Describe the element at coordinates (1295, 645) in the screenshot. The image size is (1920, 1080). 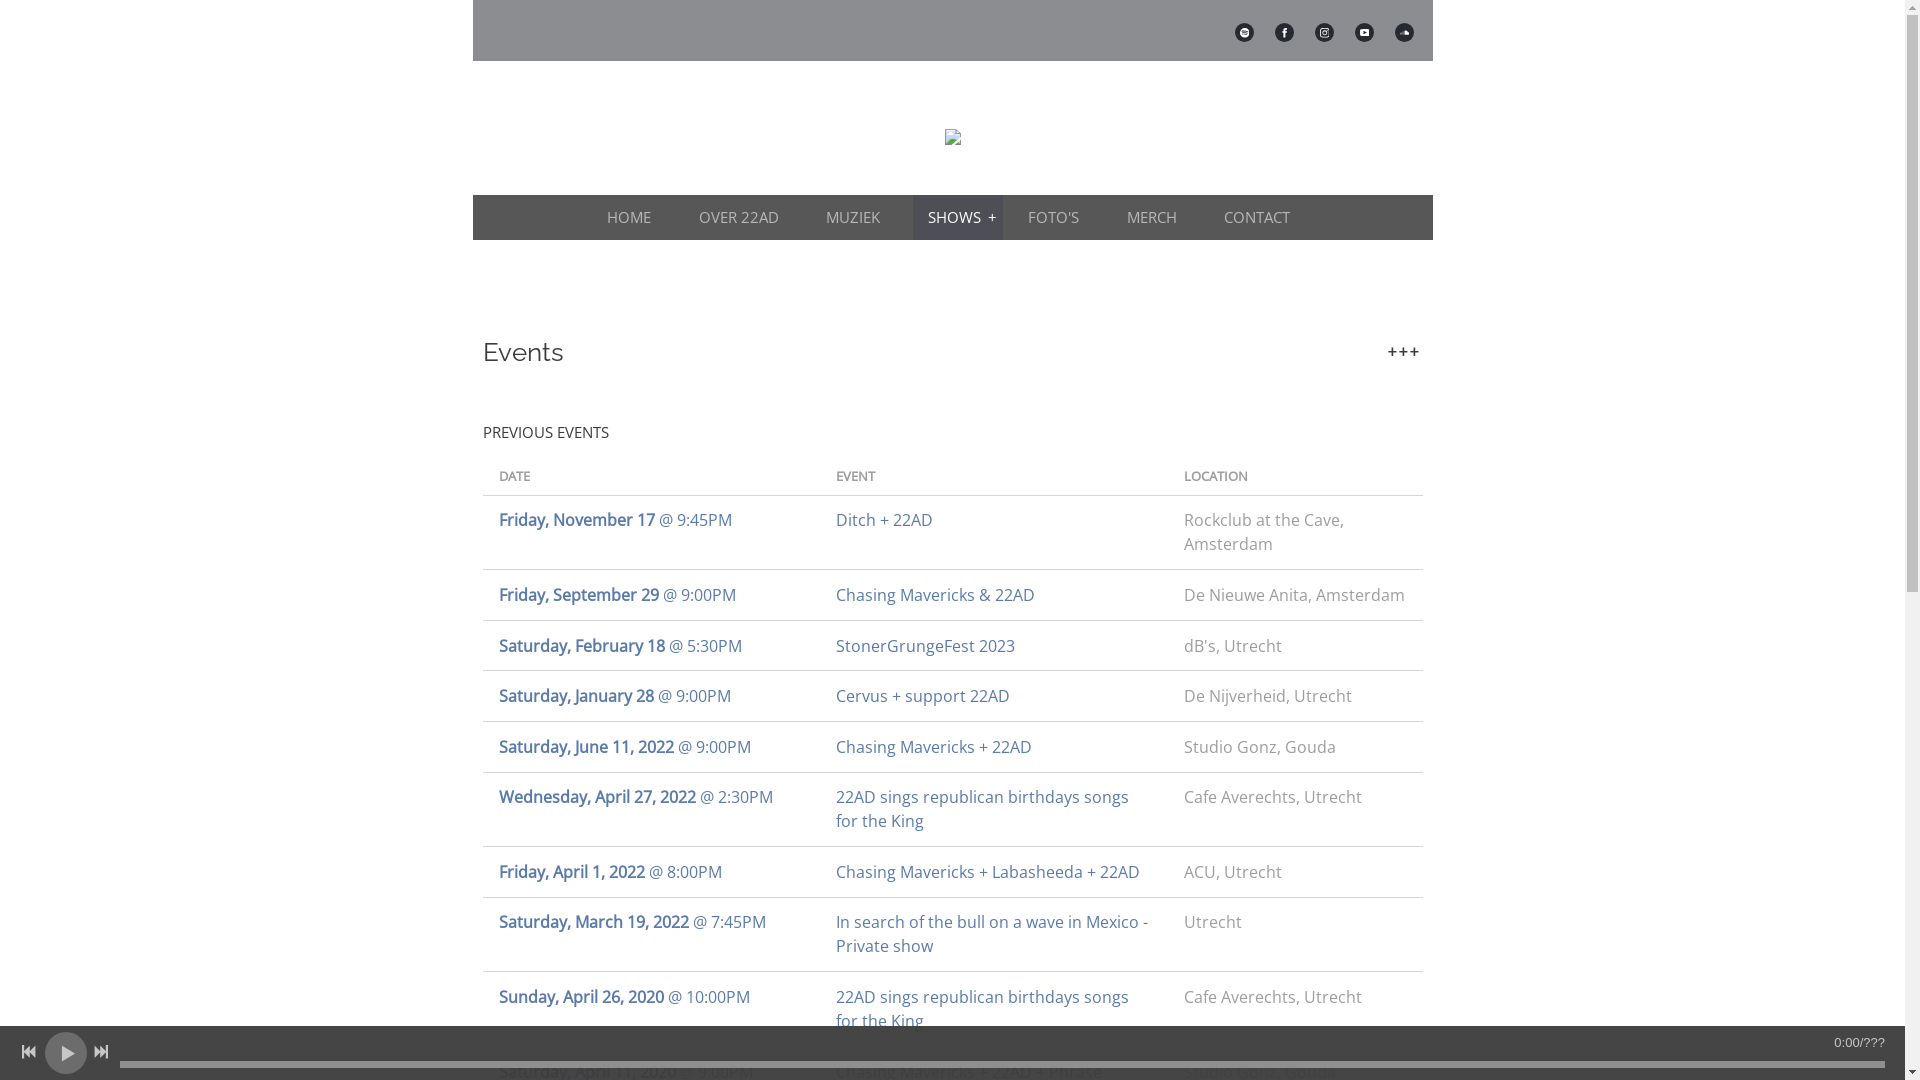
I see `'dB's, Utrecht'` at that location.